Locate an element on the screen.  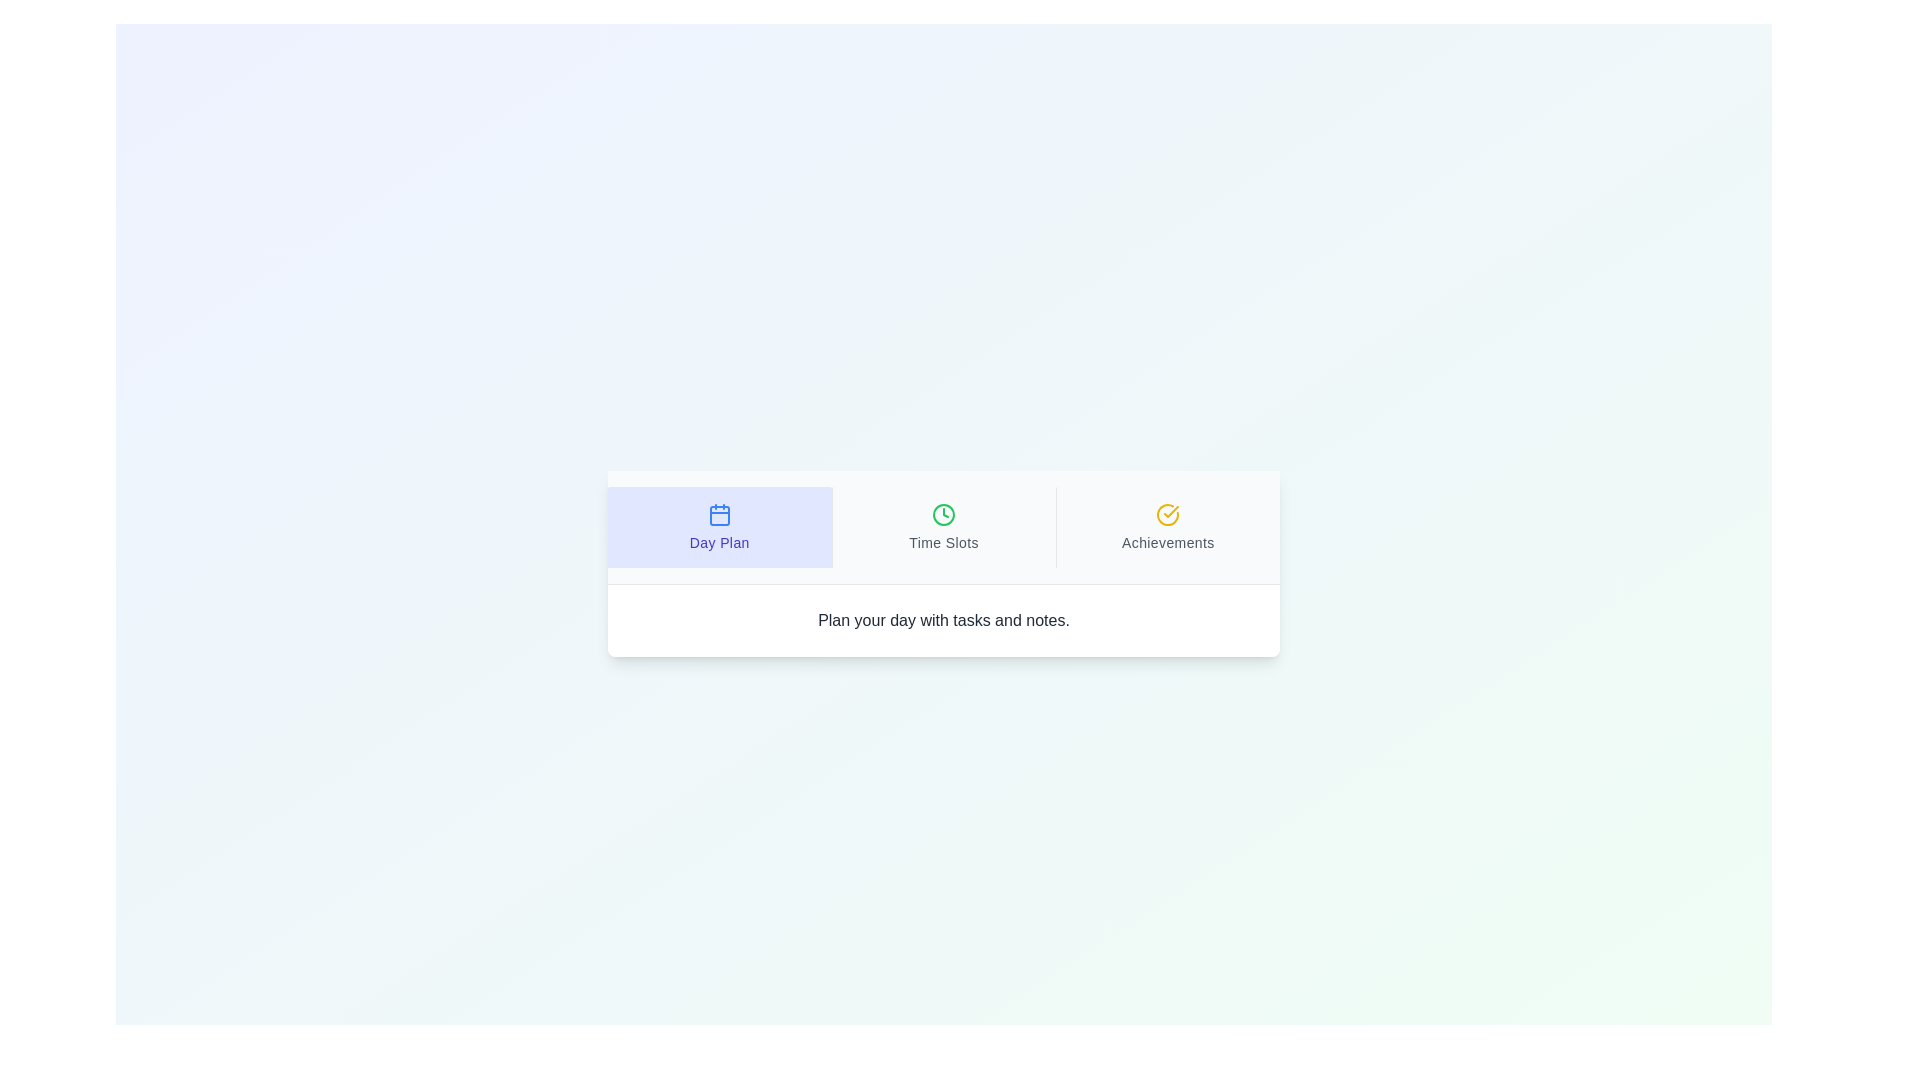
the tab titled Day Plan is located at coordinates (719, 526).